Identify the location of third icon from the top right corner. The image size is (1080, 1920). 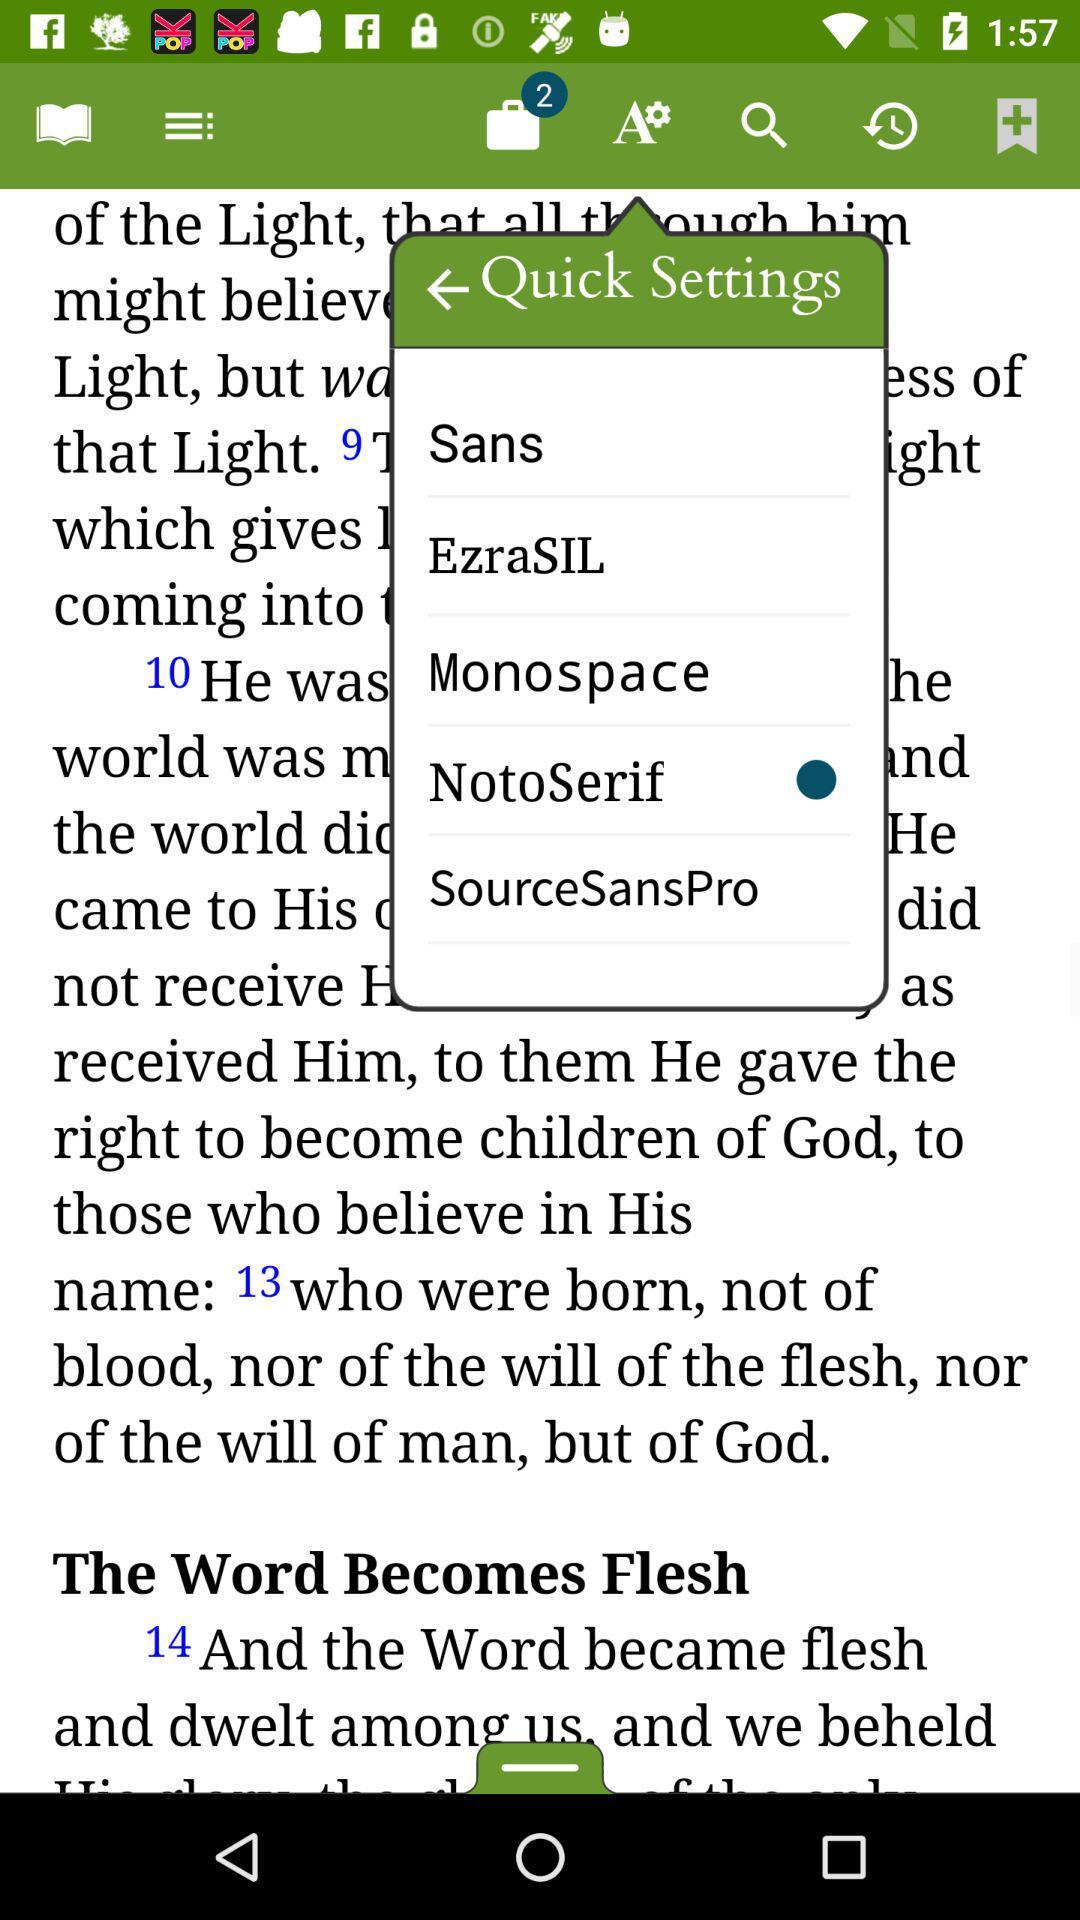
(764, 124).